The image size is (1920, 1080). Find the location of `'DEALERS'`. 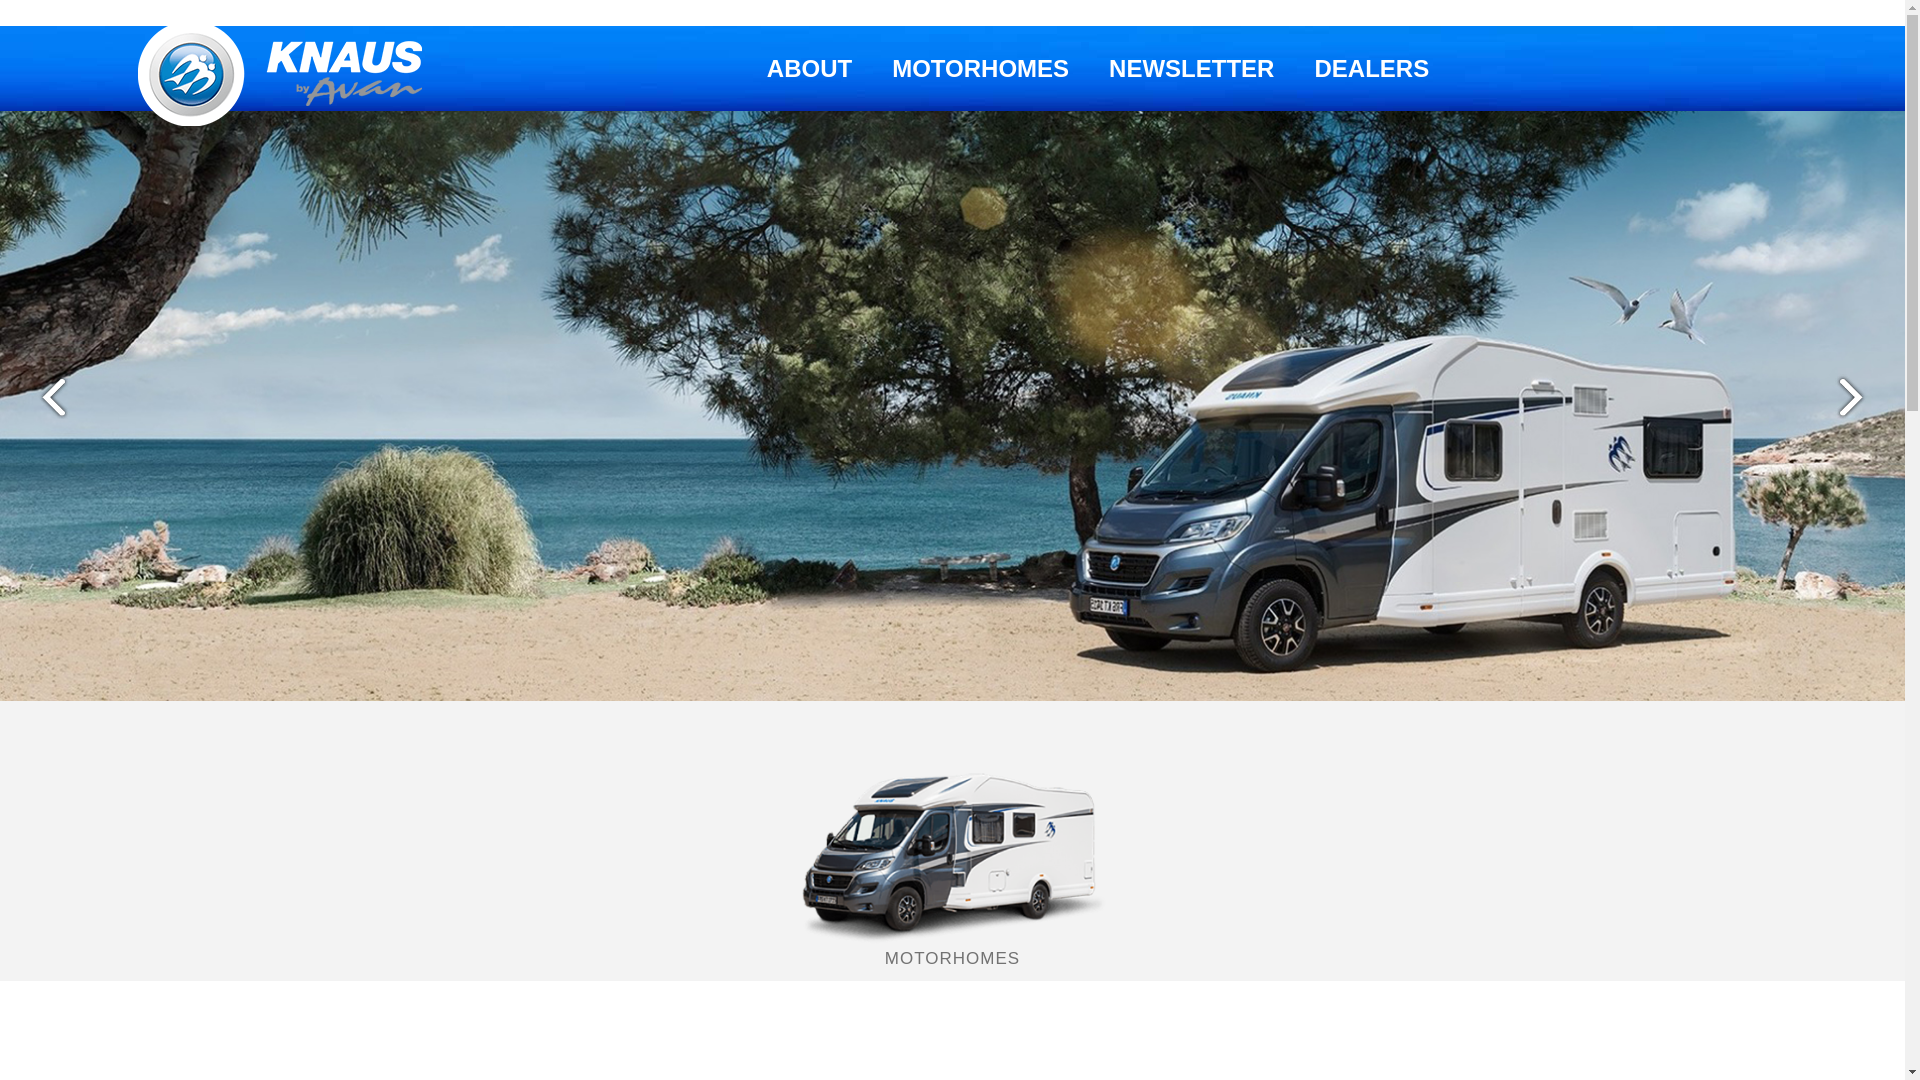

'DEALERS' is located at coordinates (1294, 67).